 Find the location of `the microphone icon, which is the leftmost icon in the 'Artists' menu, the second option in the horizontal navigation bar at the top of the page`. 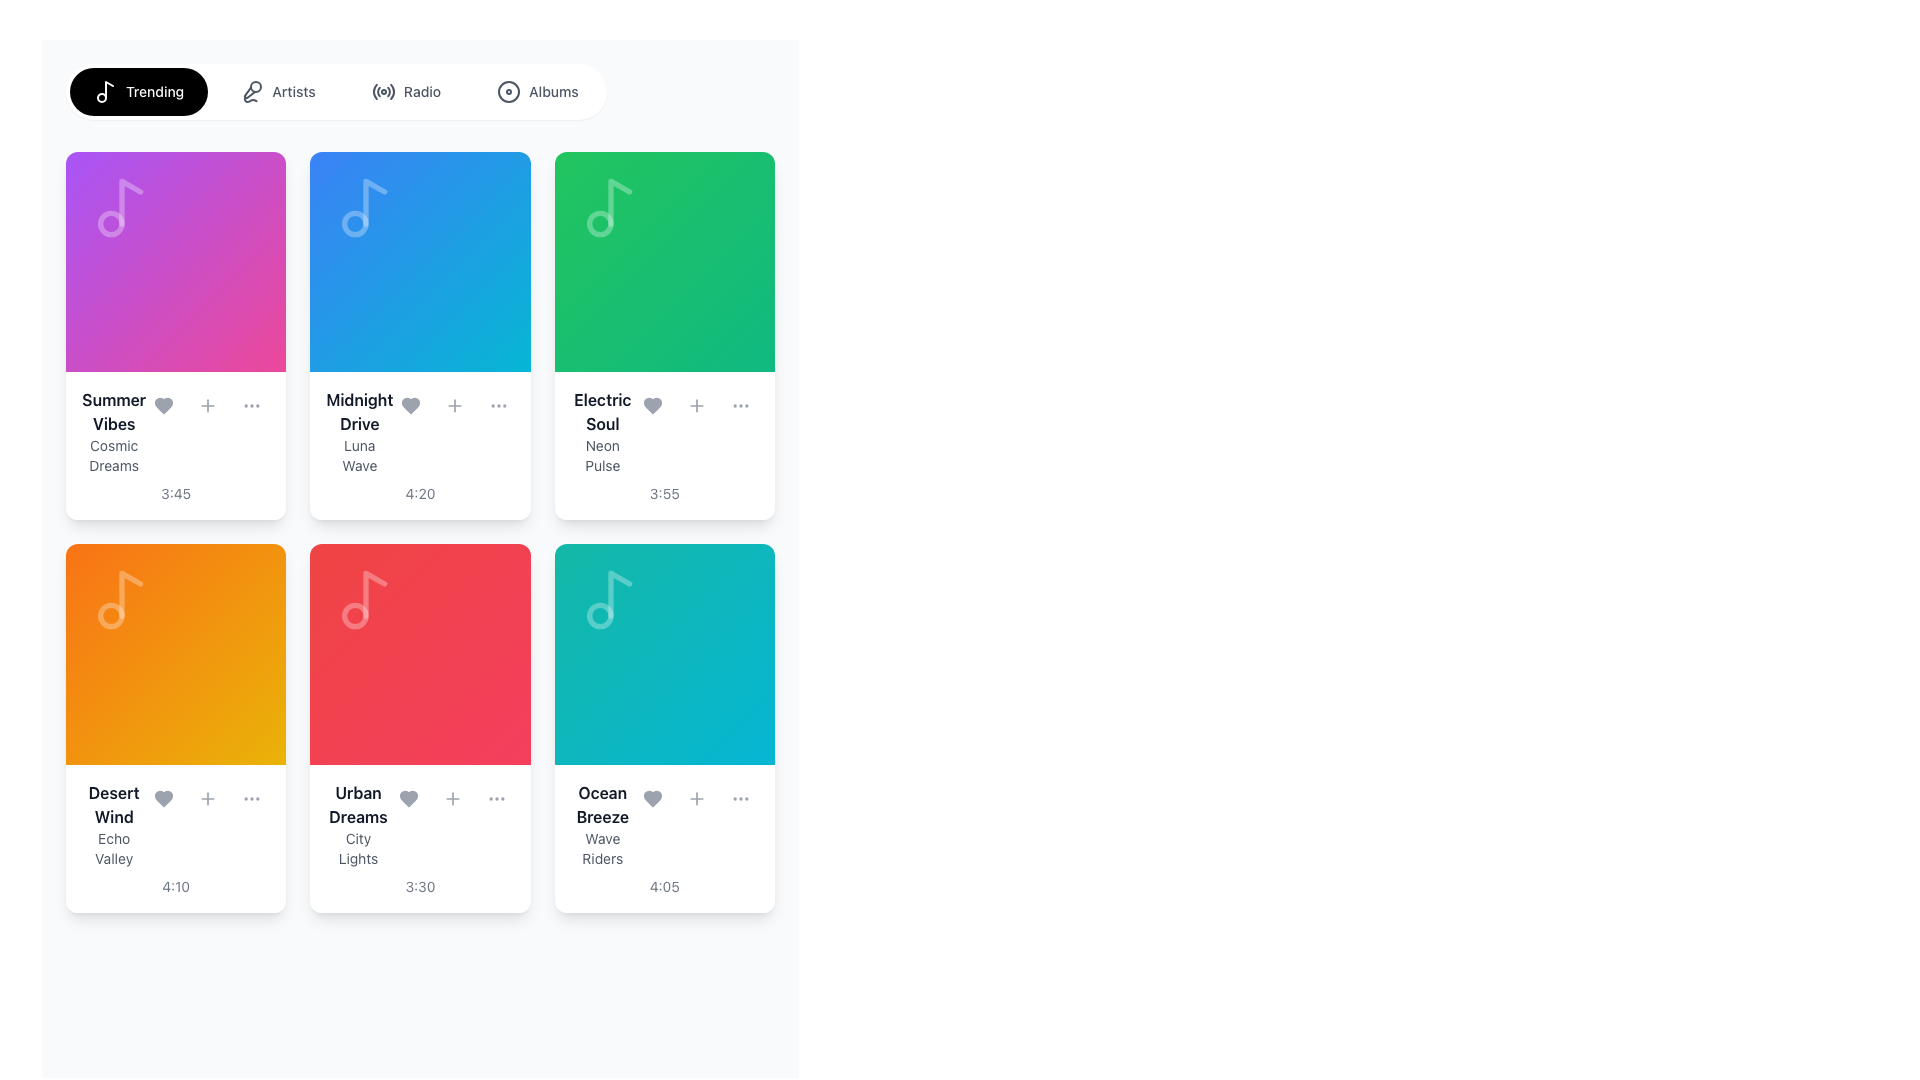

the microphone icon, which is the leftmost icon in the 'Artists' menu, the second option in the horizontal navigation bar at the top of the page is located at coordinates (251, 92).